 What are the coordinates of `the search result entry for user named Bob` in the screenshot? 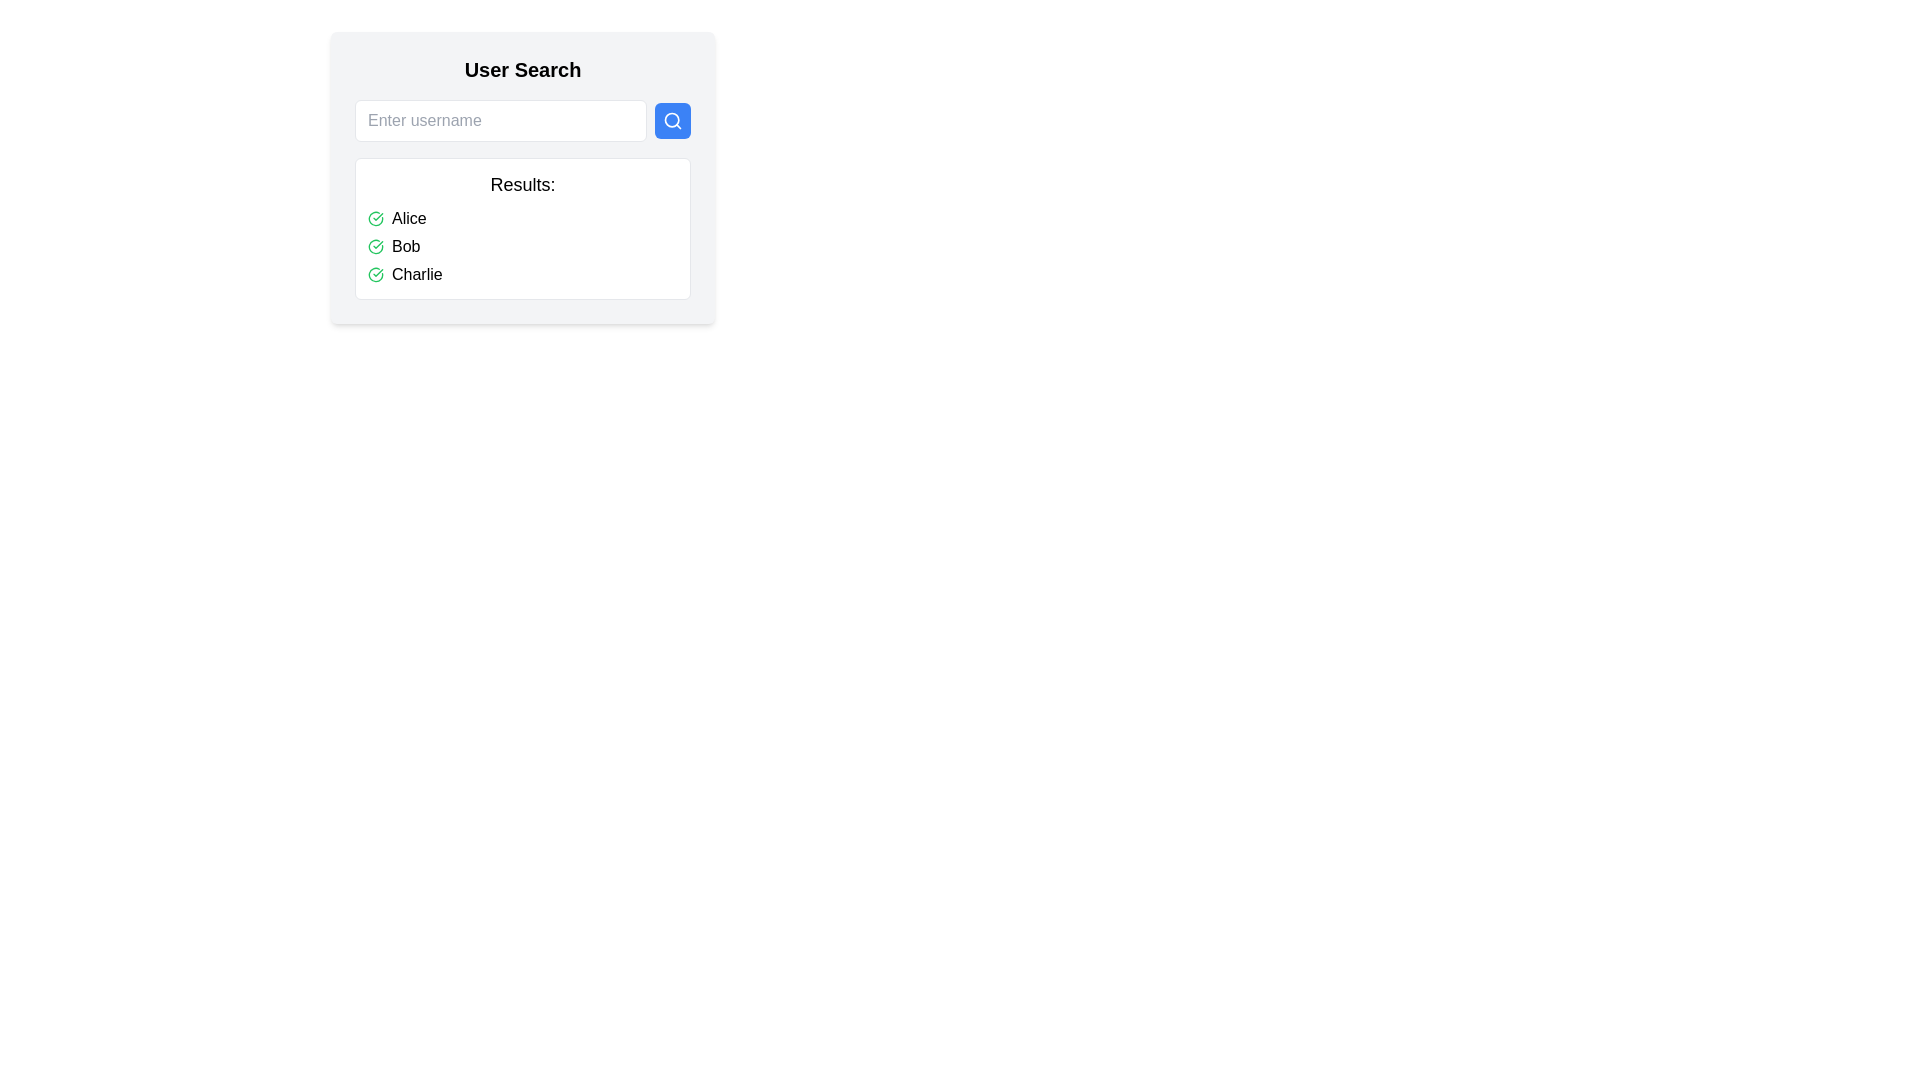 It's located at (405, 245).